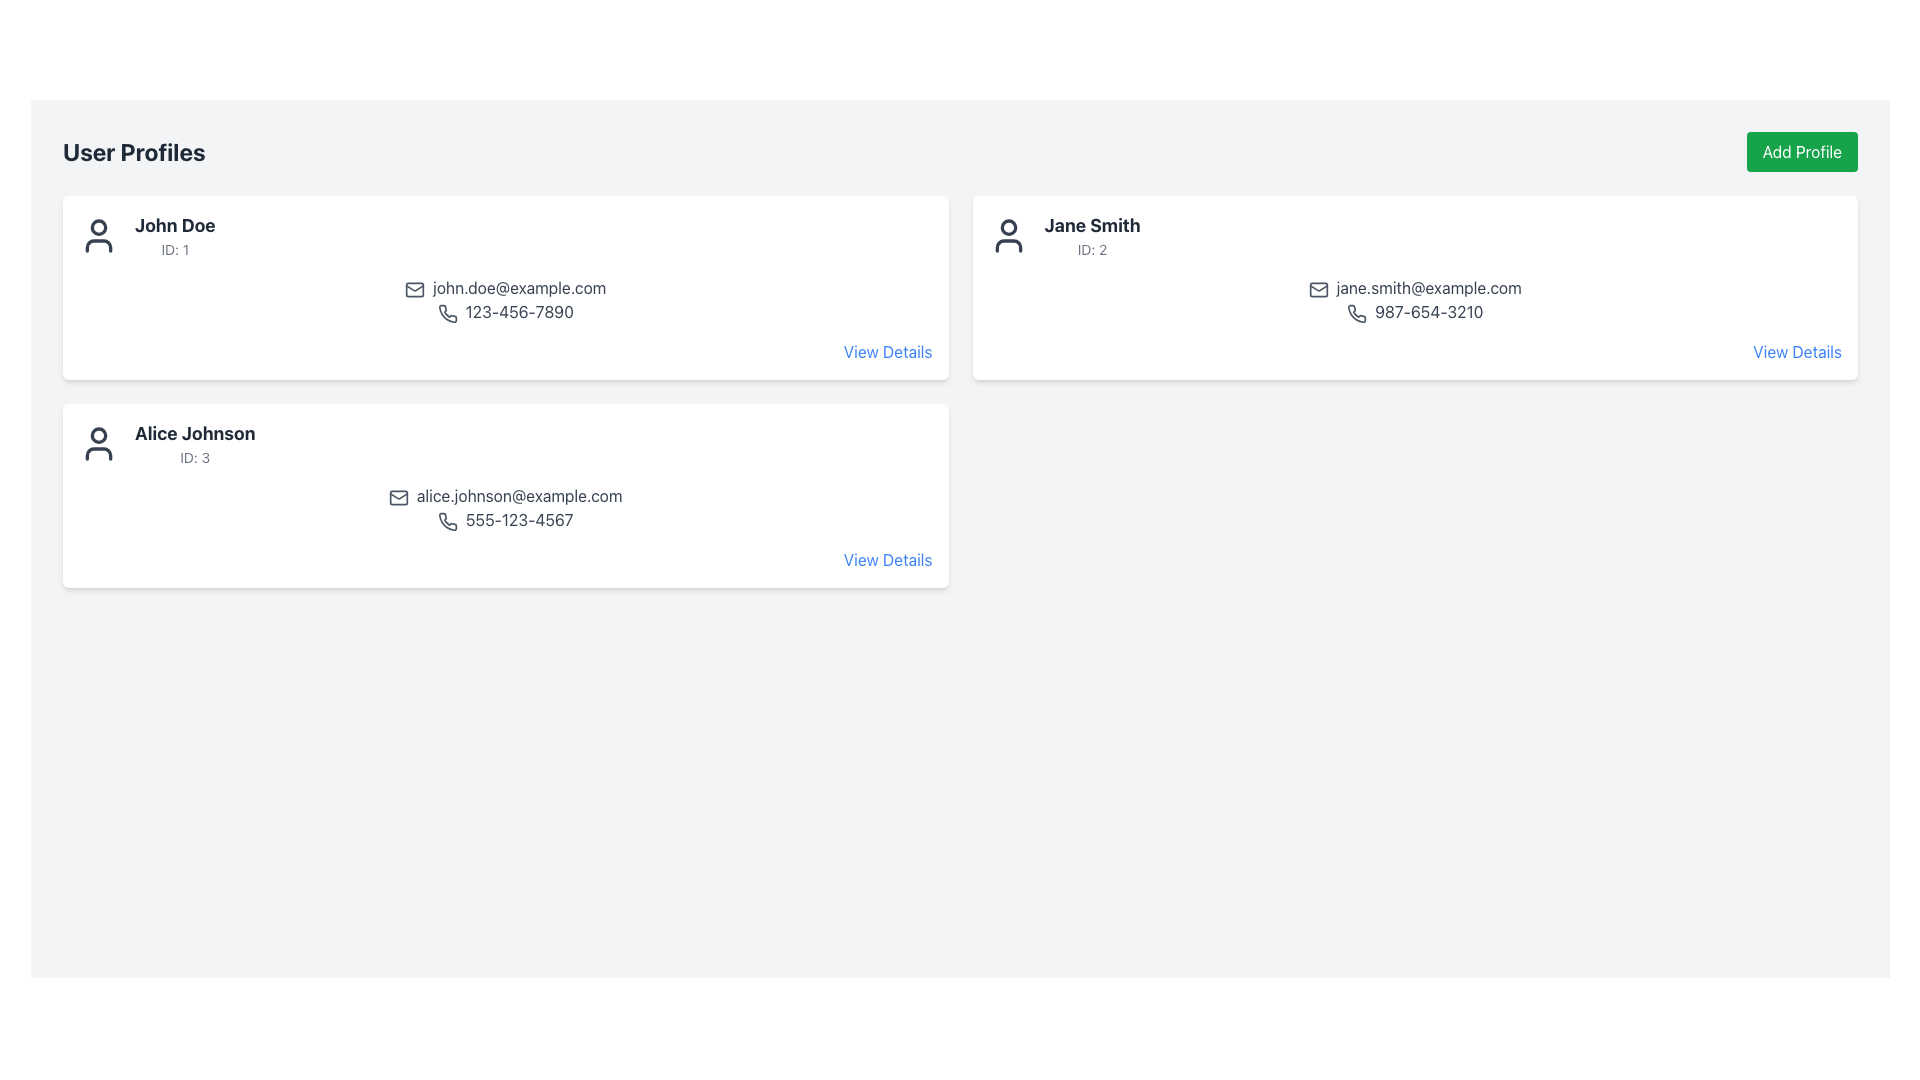  I want to click on the 'Add Profile' button, which has rounded edges, a green background, and white text, so click(1802, 150).